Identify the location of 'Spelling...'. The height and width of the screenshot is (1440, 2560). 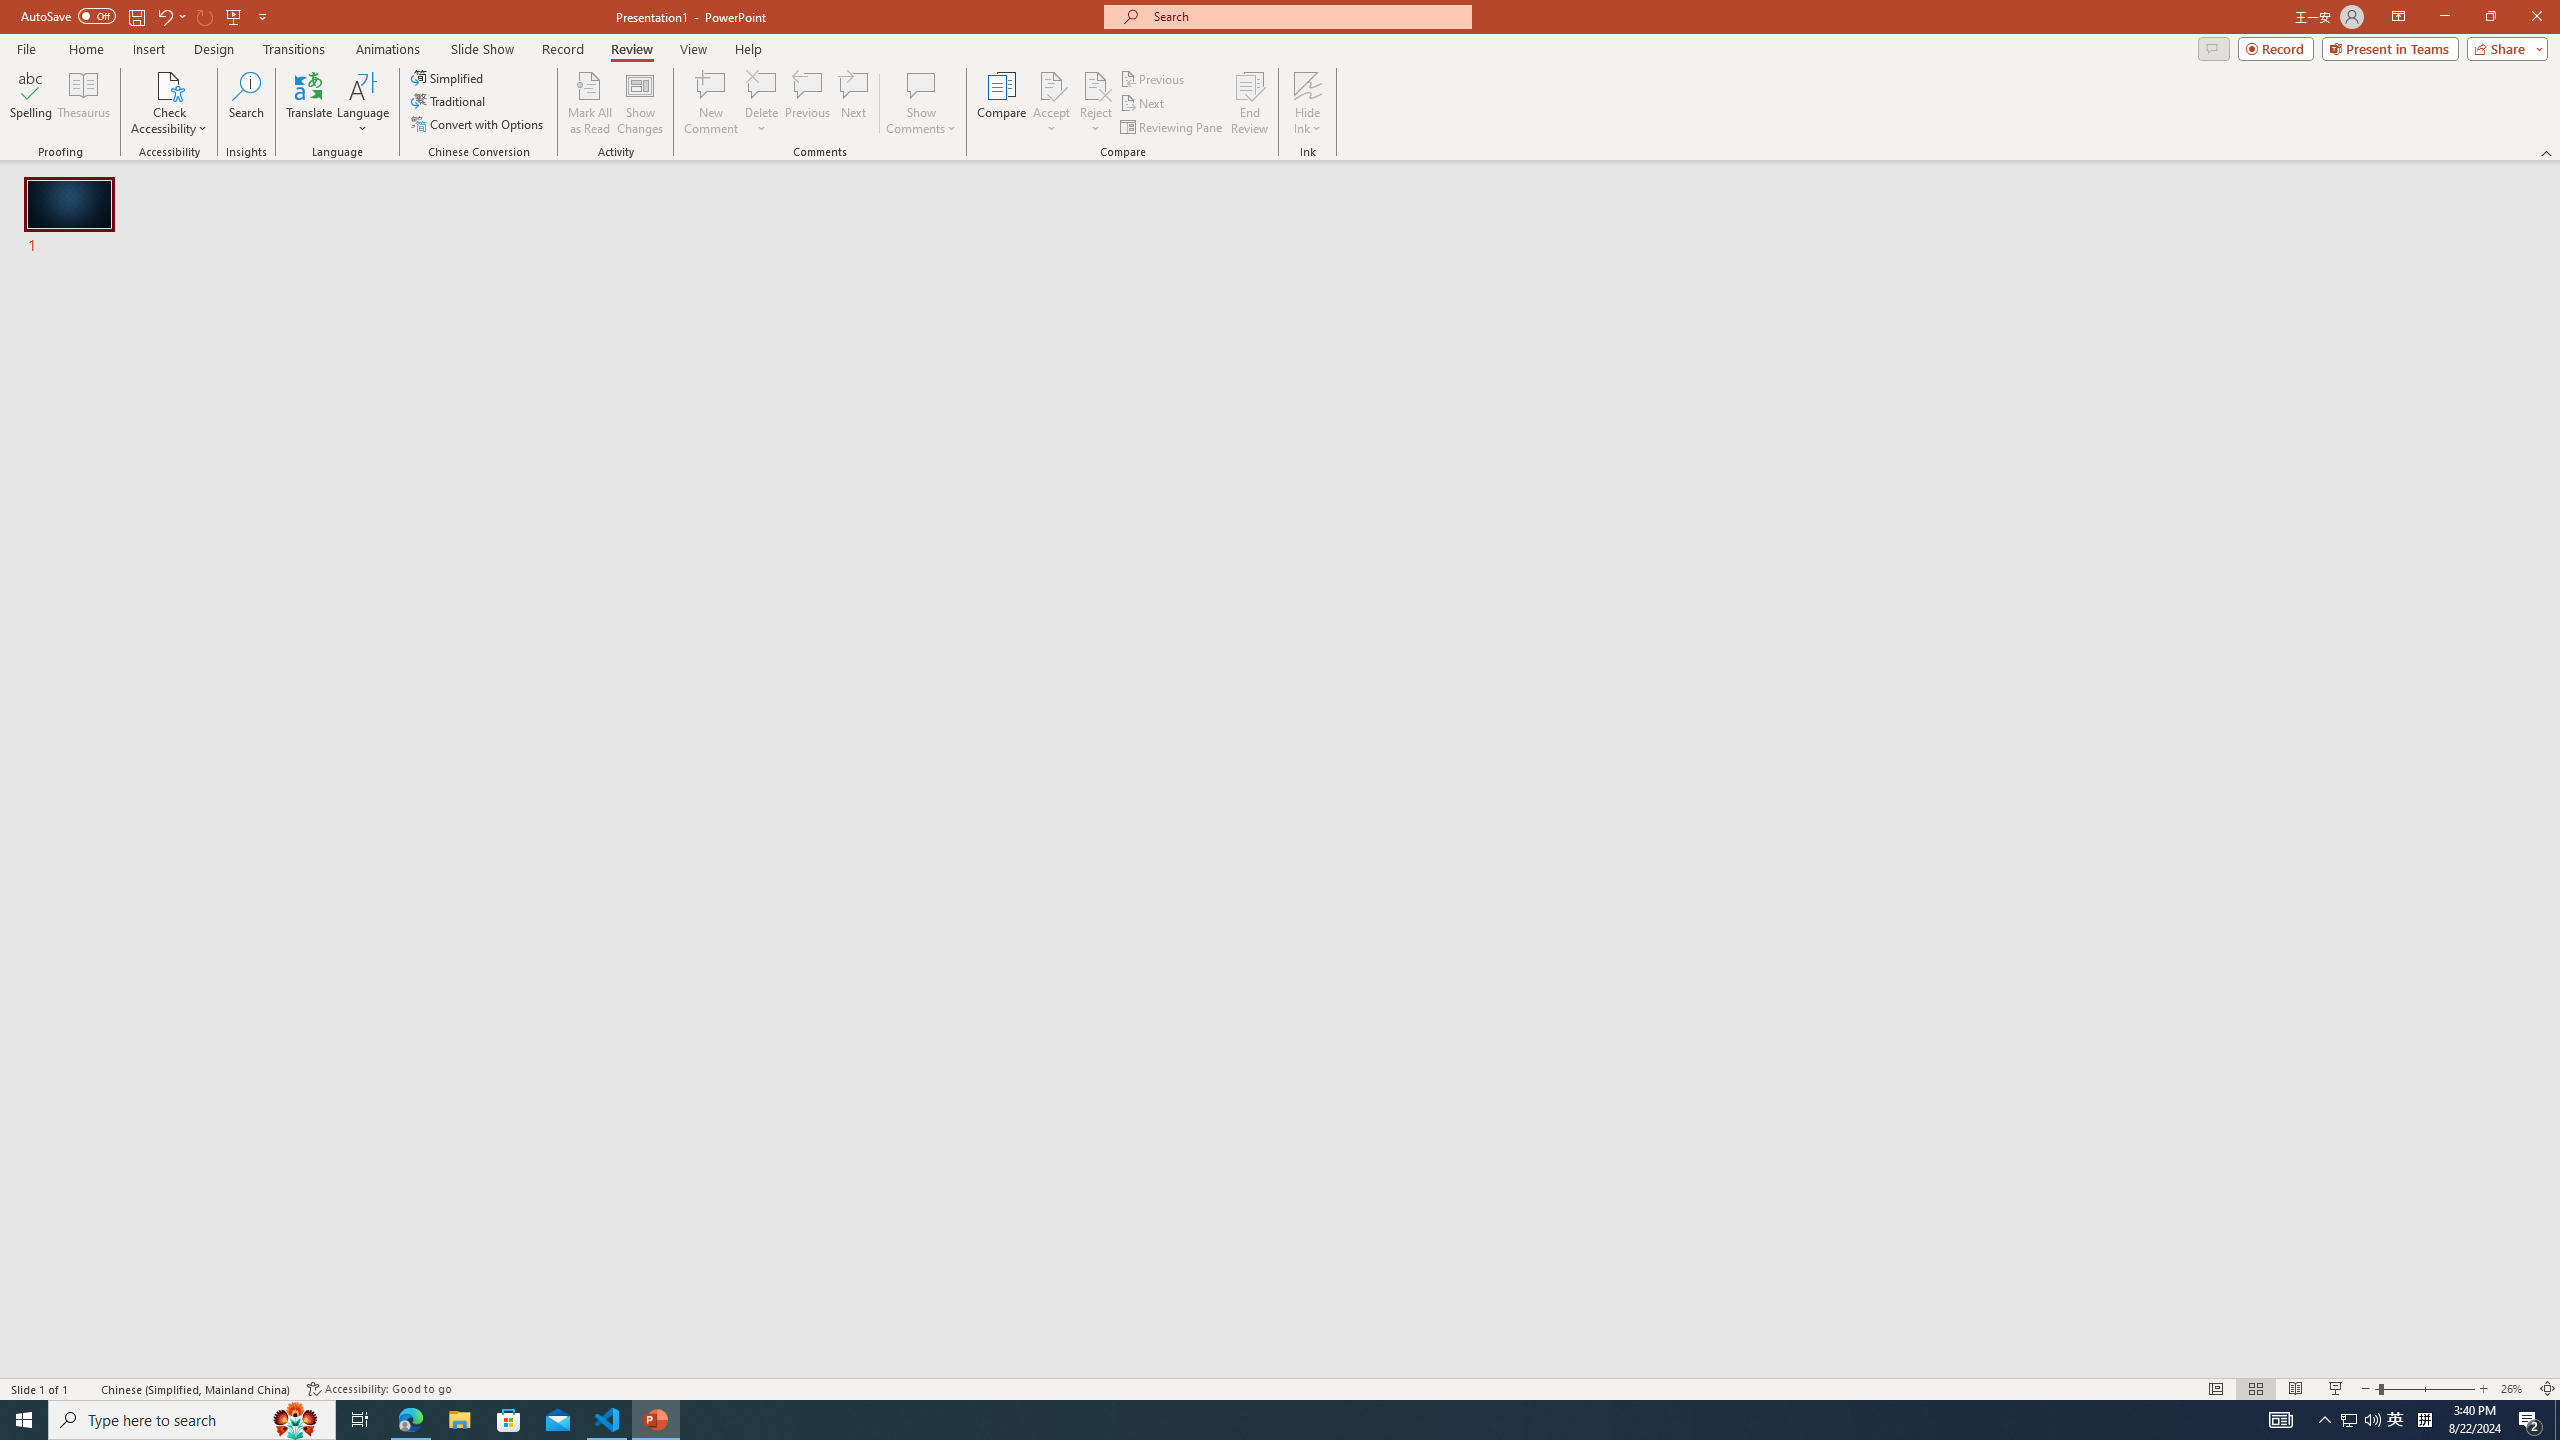
(29, 103).